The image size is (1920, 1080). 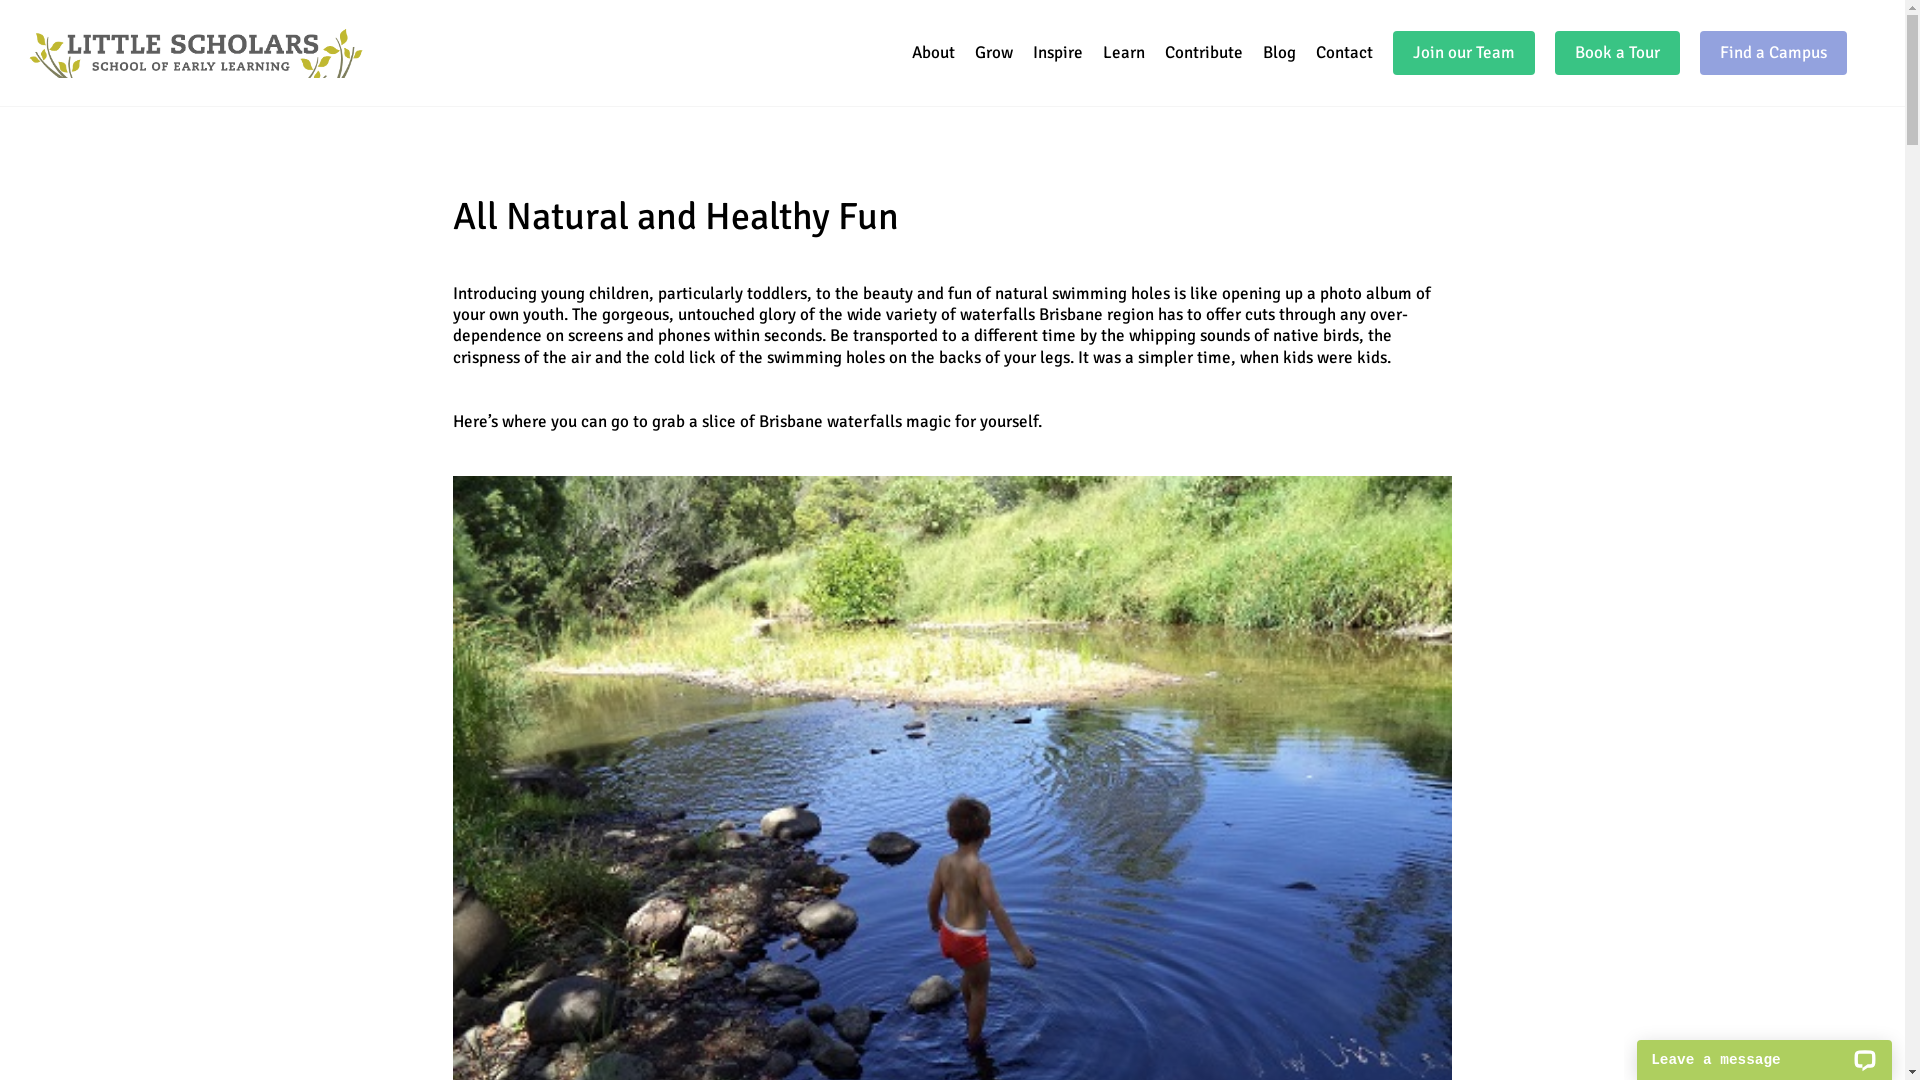 I want to click on 'Find a Campus', so click(x=1773, y=52).